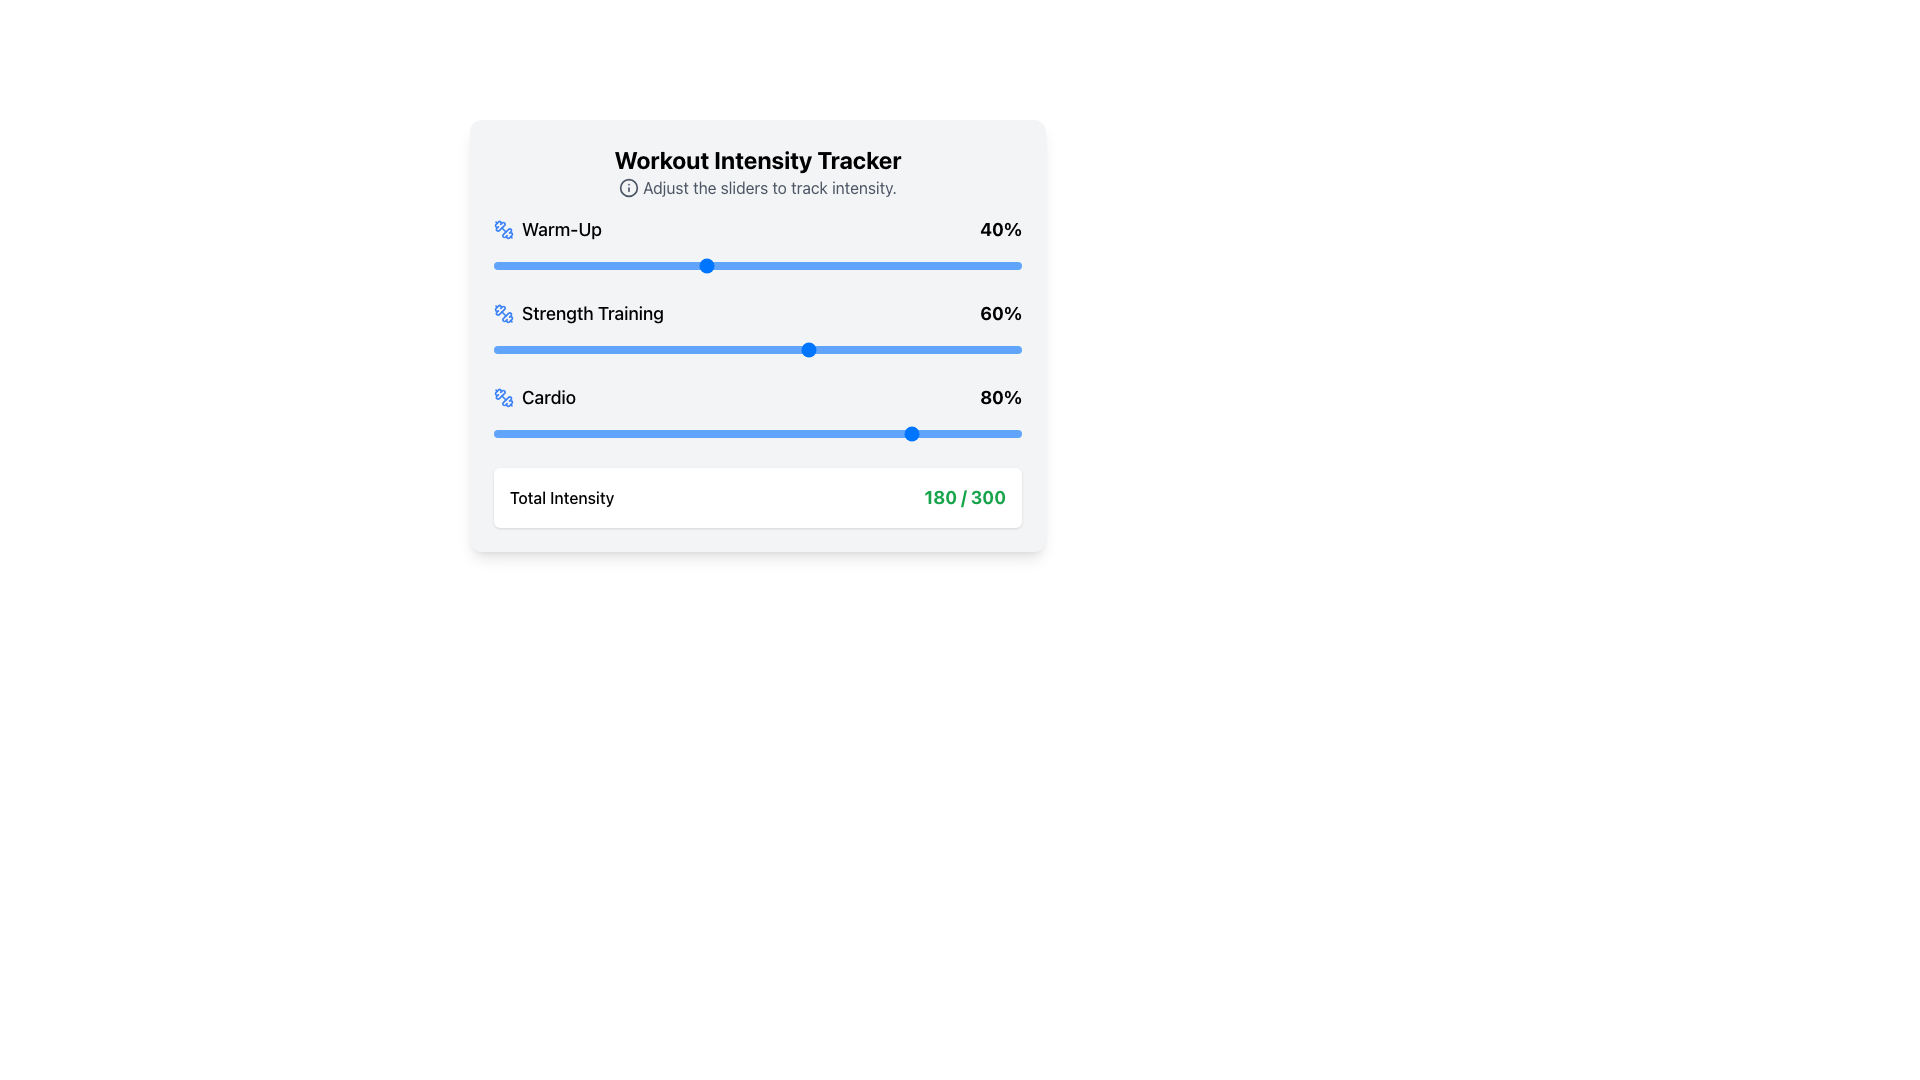 The width and height of the screenshot is (1920, 1080). What do you see at coordinates (547, 229) in the screenshot?
I see `the 'Warm-Up' text label that indicates a specific section of the workout intensity tracker, positioned under the 'Workout Intensity Tracker' heading and aligned with a '40%' progress indicator` at bounding box center [547, 229].